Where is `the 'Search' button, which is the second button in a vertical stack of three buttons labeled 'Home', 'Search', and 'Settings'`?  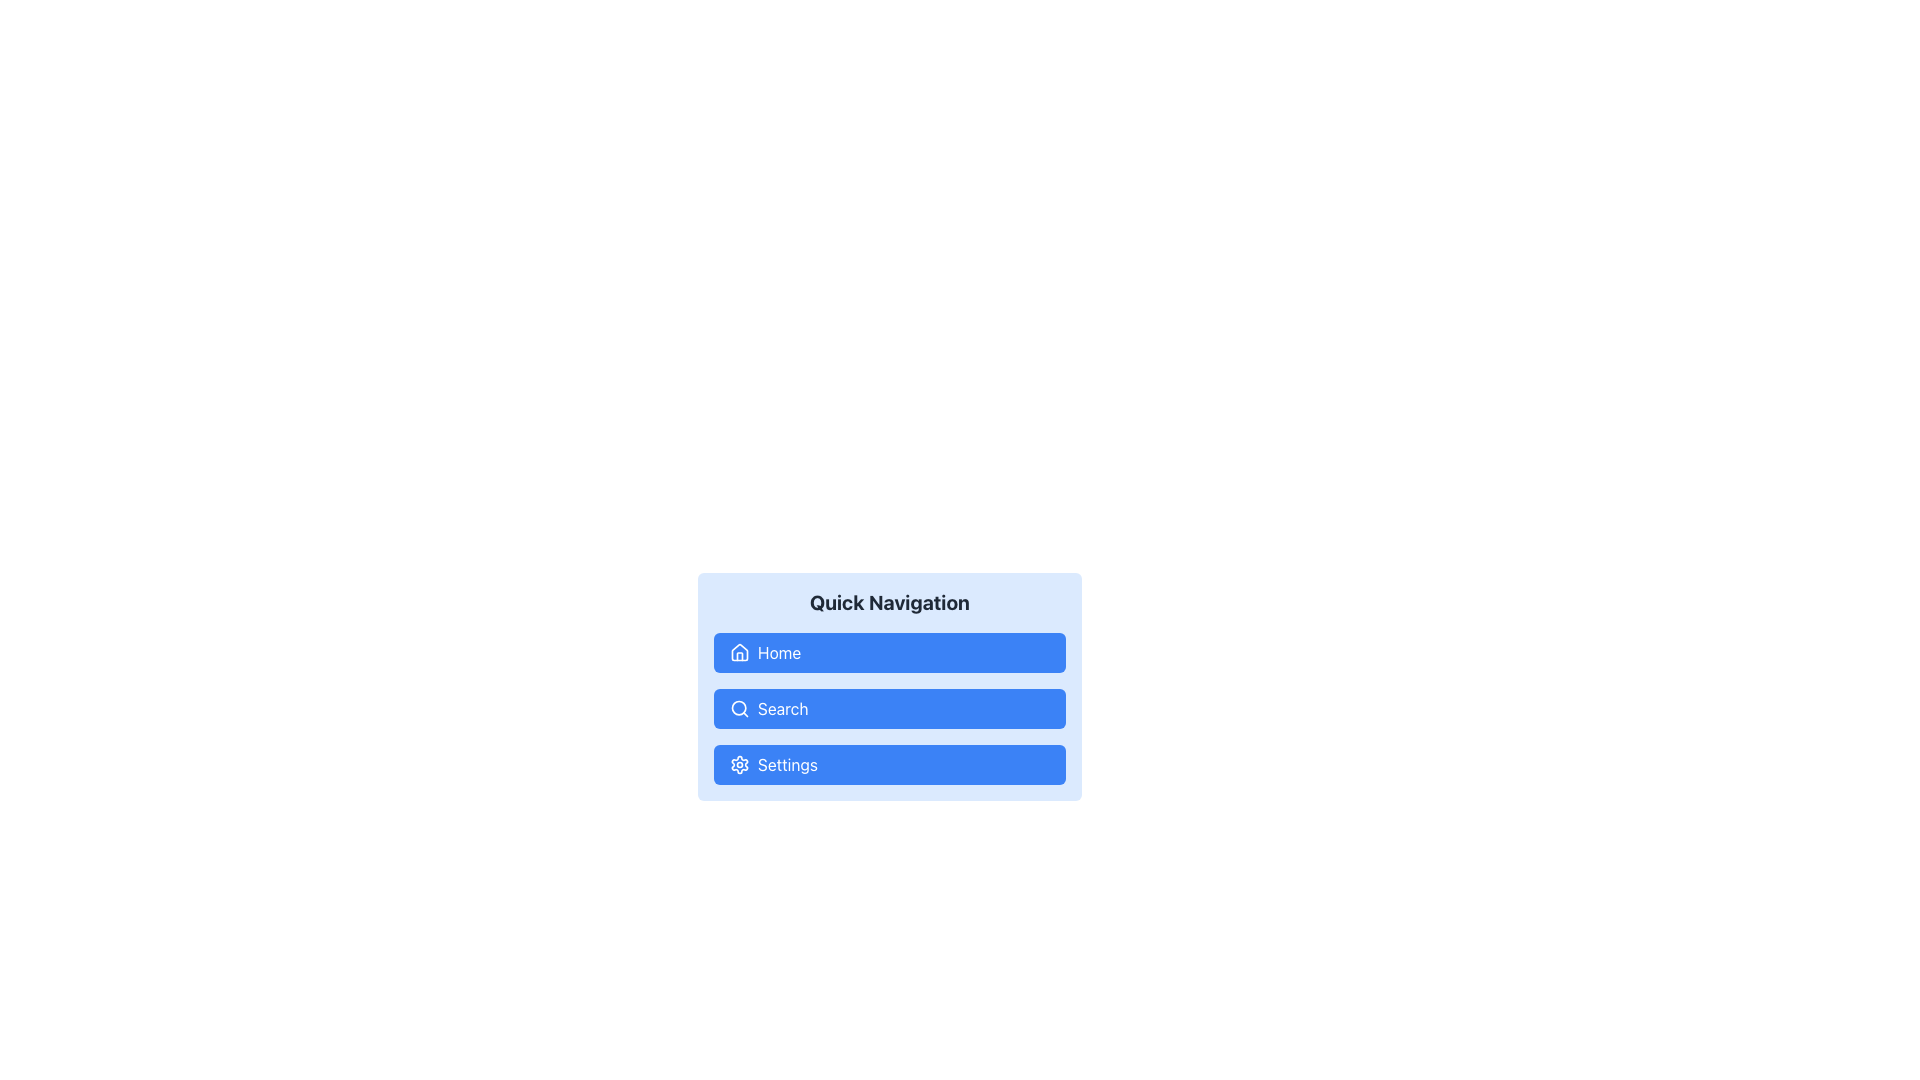
the 'Search' button, which is the second button in a vertical stack of three buttons labeled 'Home', 'Search', and 'Settings' is located at coordinates (888, 708).